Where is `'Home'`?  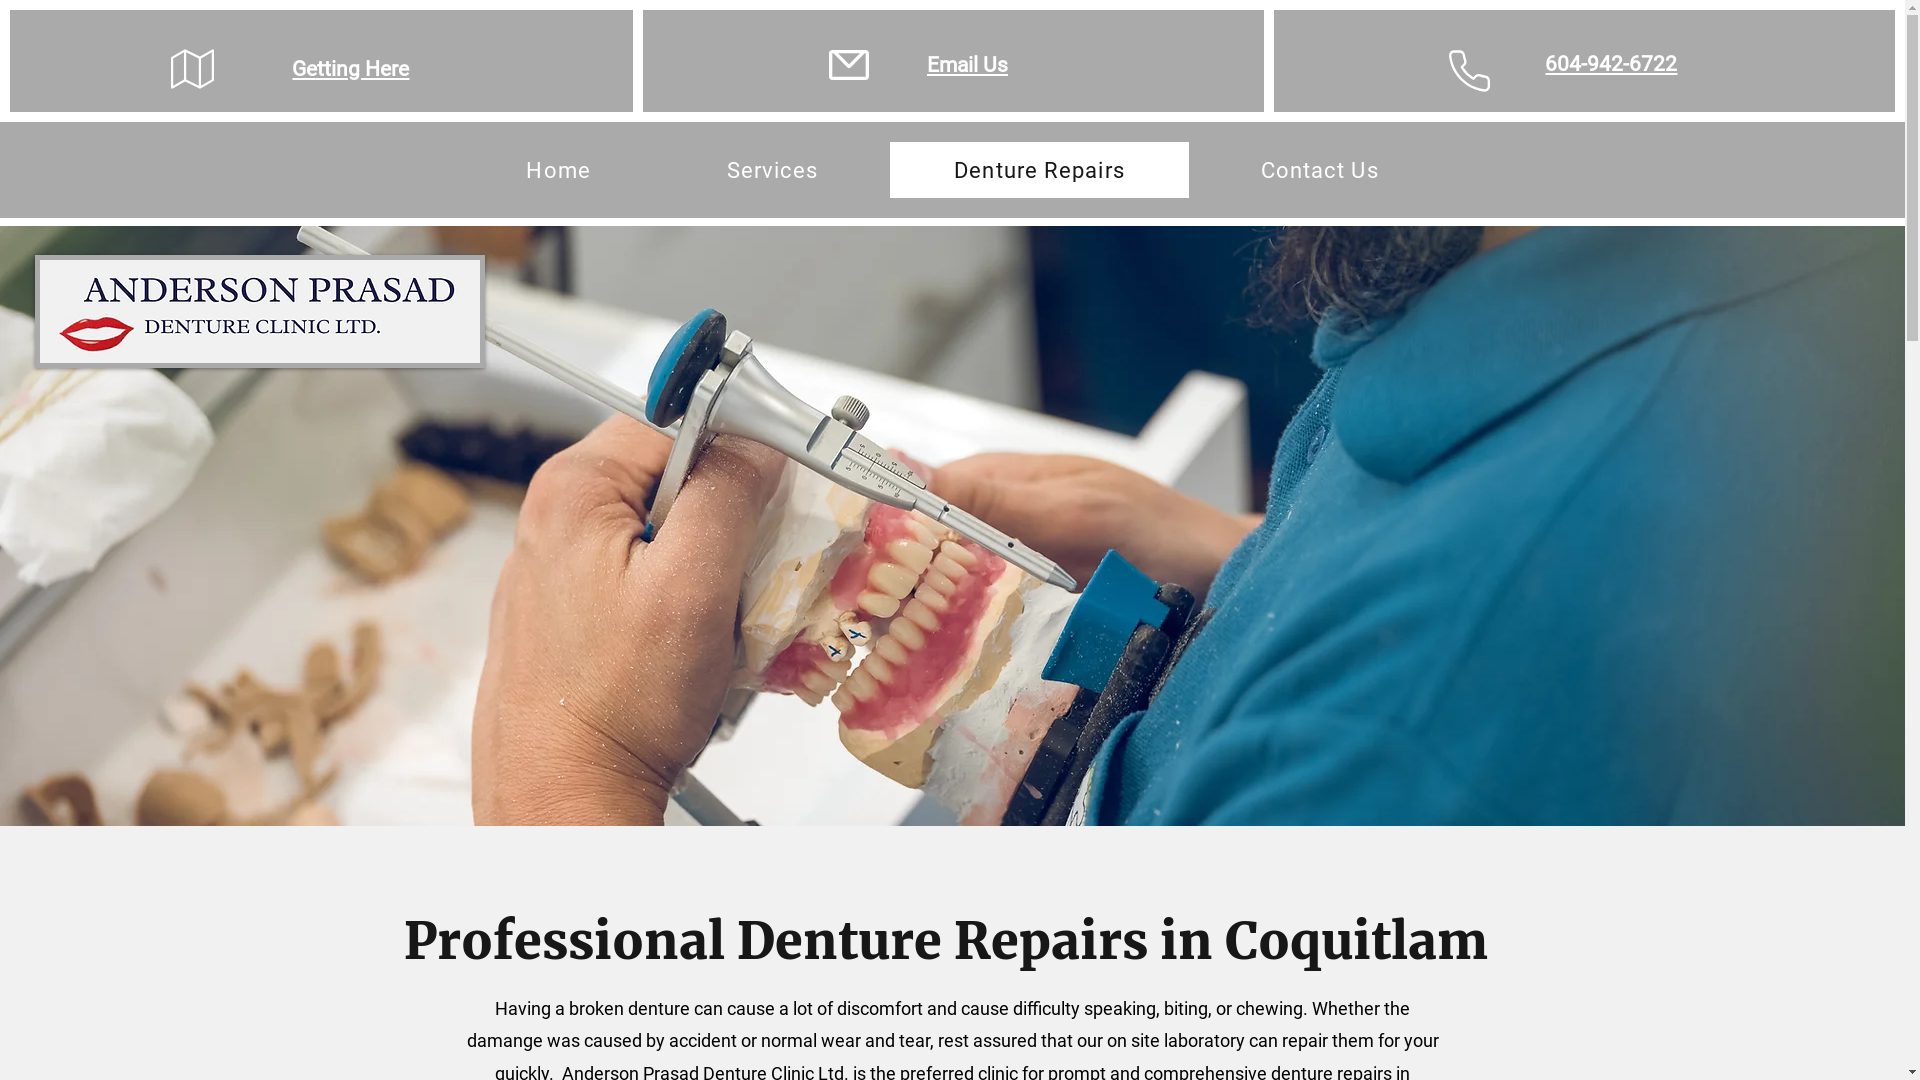
'Home' is located at coordinates (460, 168).